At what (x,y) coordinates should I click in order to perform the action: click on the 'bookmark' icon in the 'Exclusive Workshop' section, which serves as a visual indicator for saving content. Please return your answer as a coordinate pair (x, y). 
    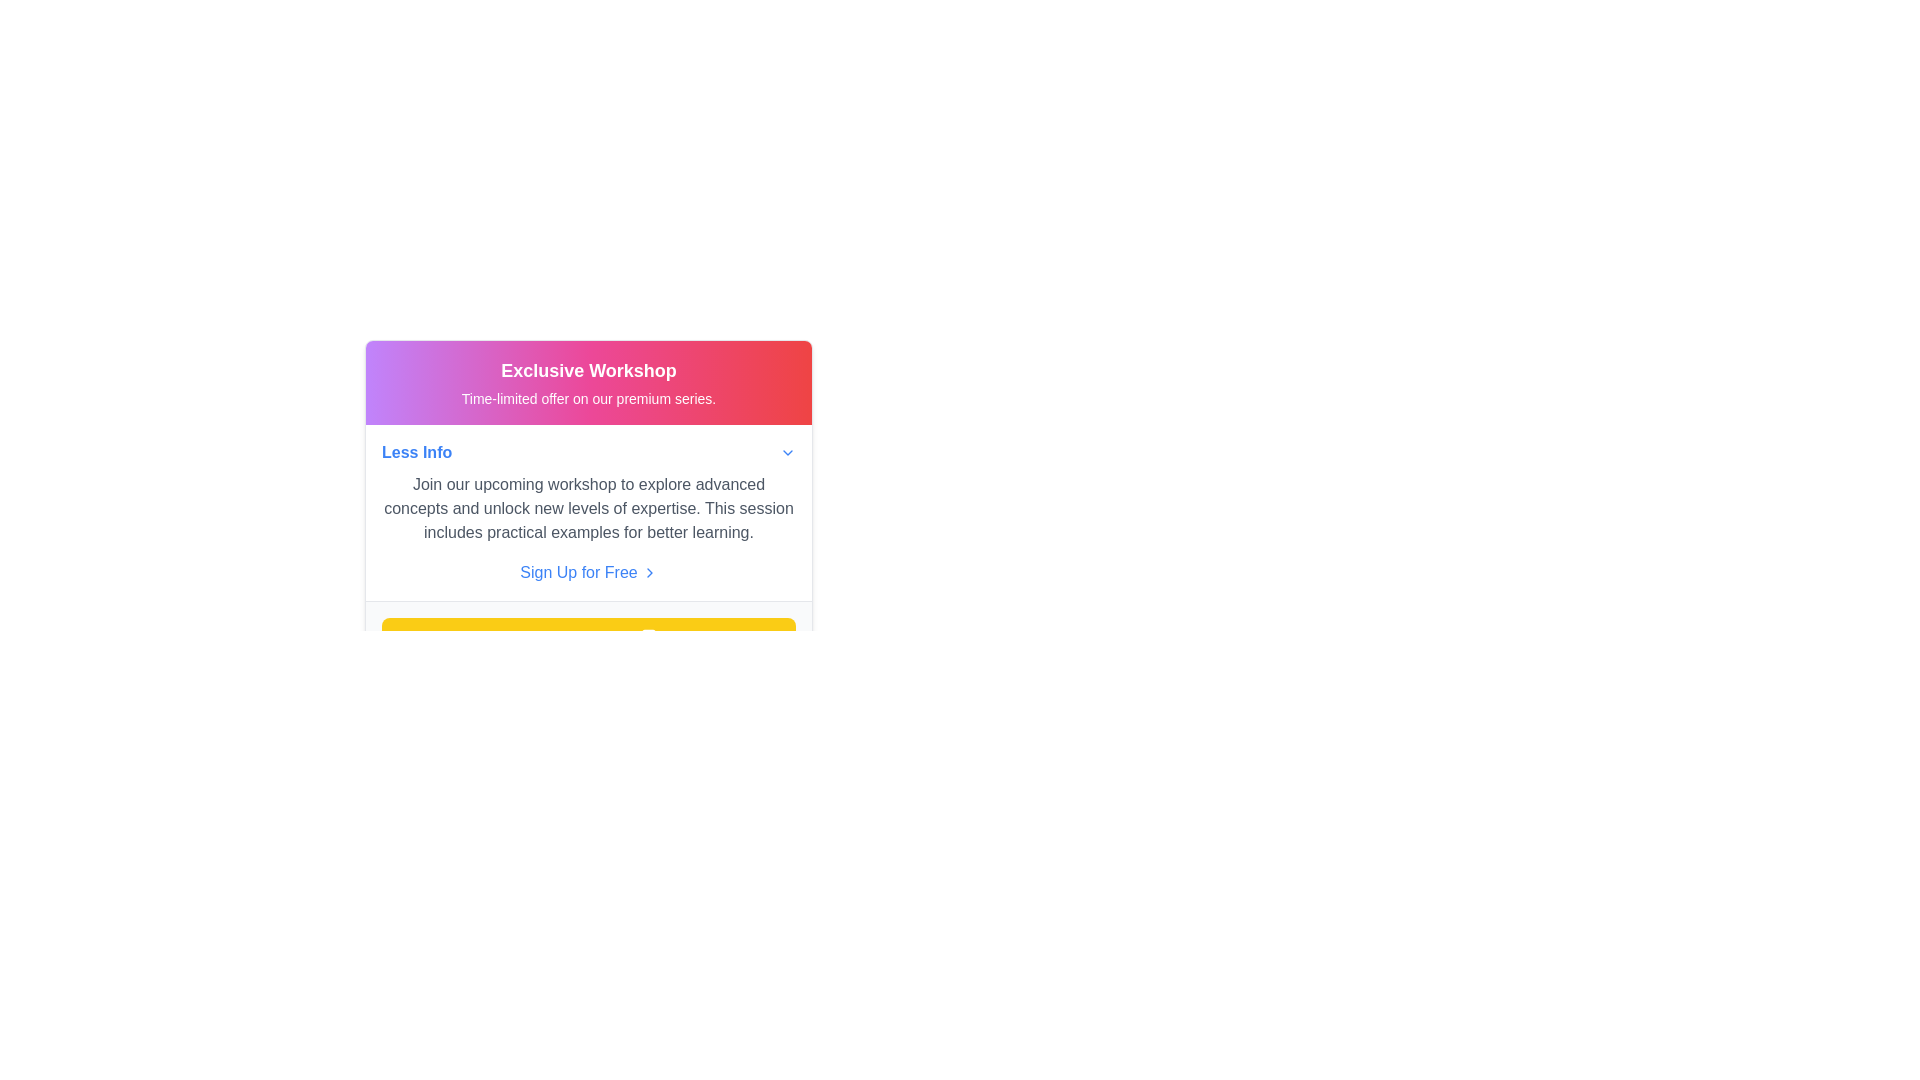
    Looking at the image, I should click on (649, 637).